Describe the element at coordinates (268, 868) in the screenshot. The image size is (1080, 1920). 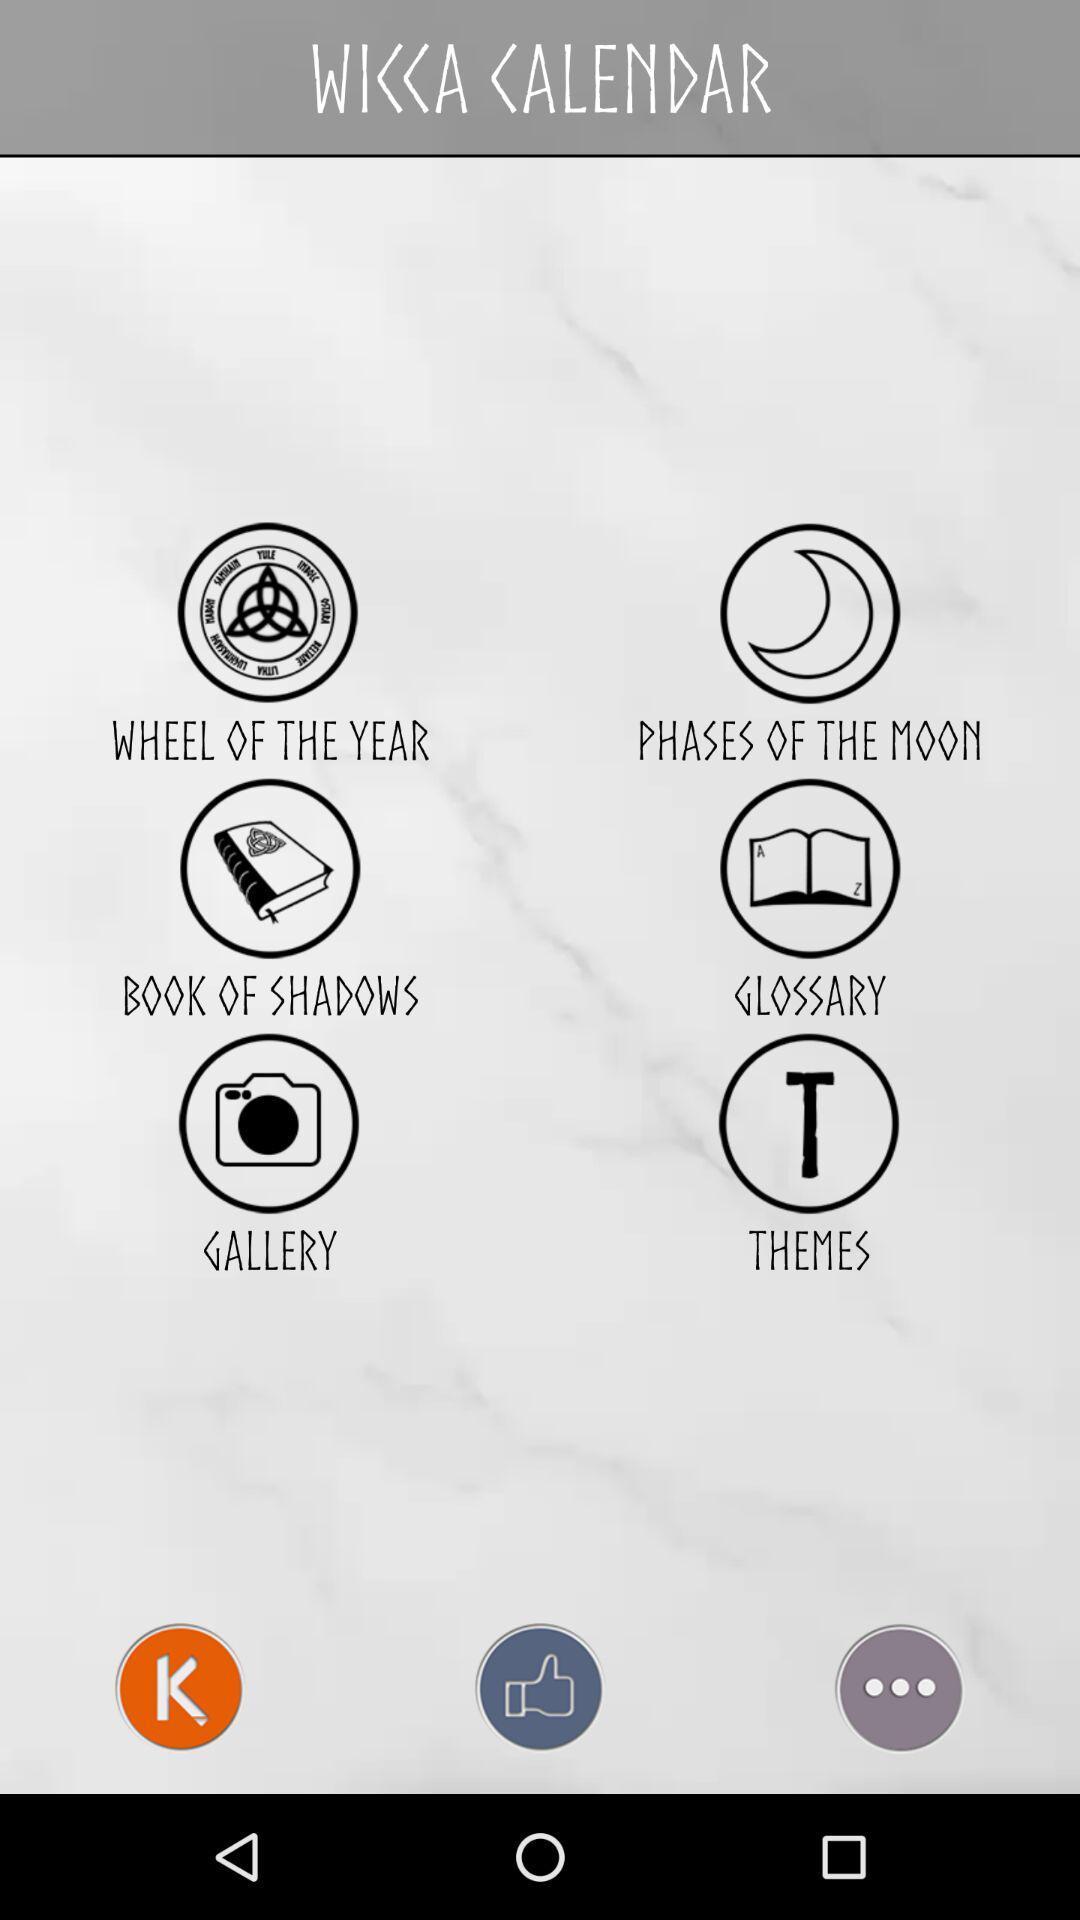
I see `the icon next to the phases of the app` at that location.